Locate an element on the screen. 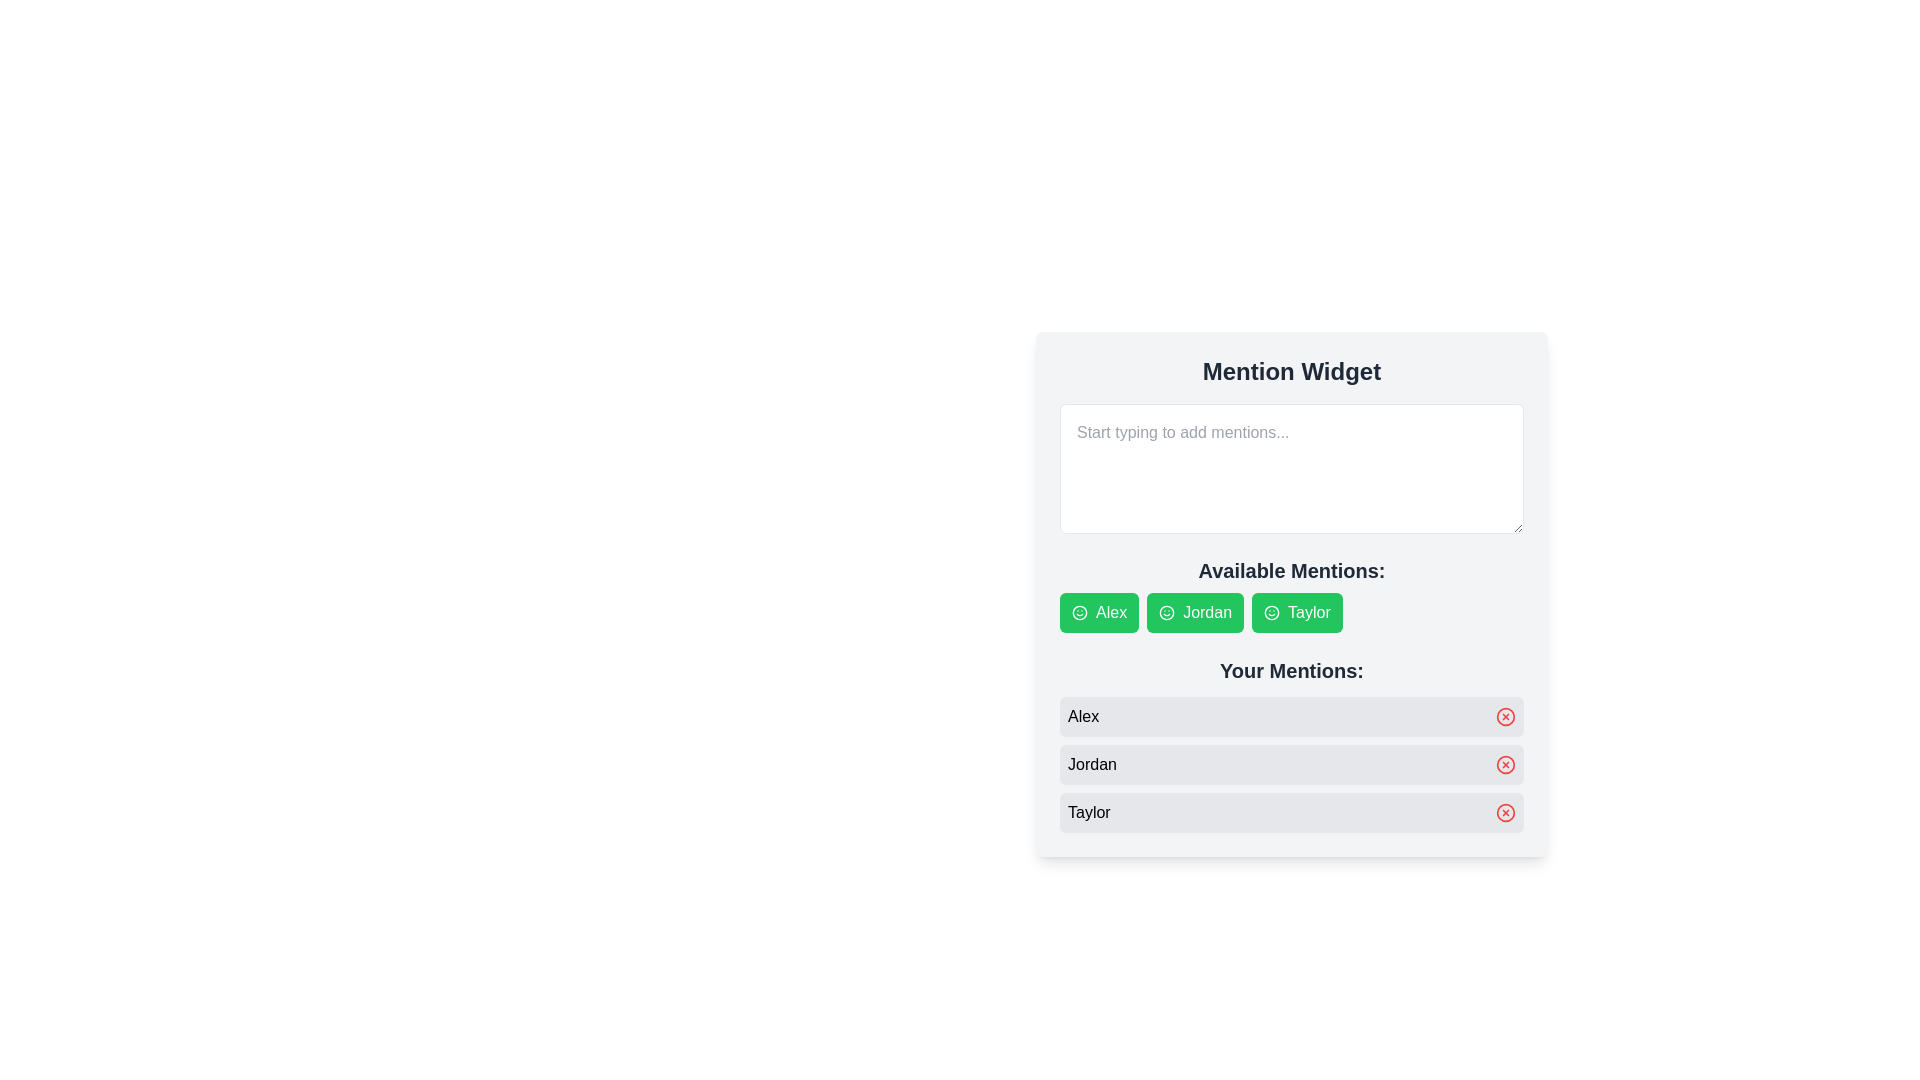 This screenshot has width=1920, height=1080. the user's name label located in the third item of the 'Your Mentions' section, which is positioned below the labels 'Alex' and 'Jordan' is located at coordinates (1088, 813).